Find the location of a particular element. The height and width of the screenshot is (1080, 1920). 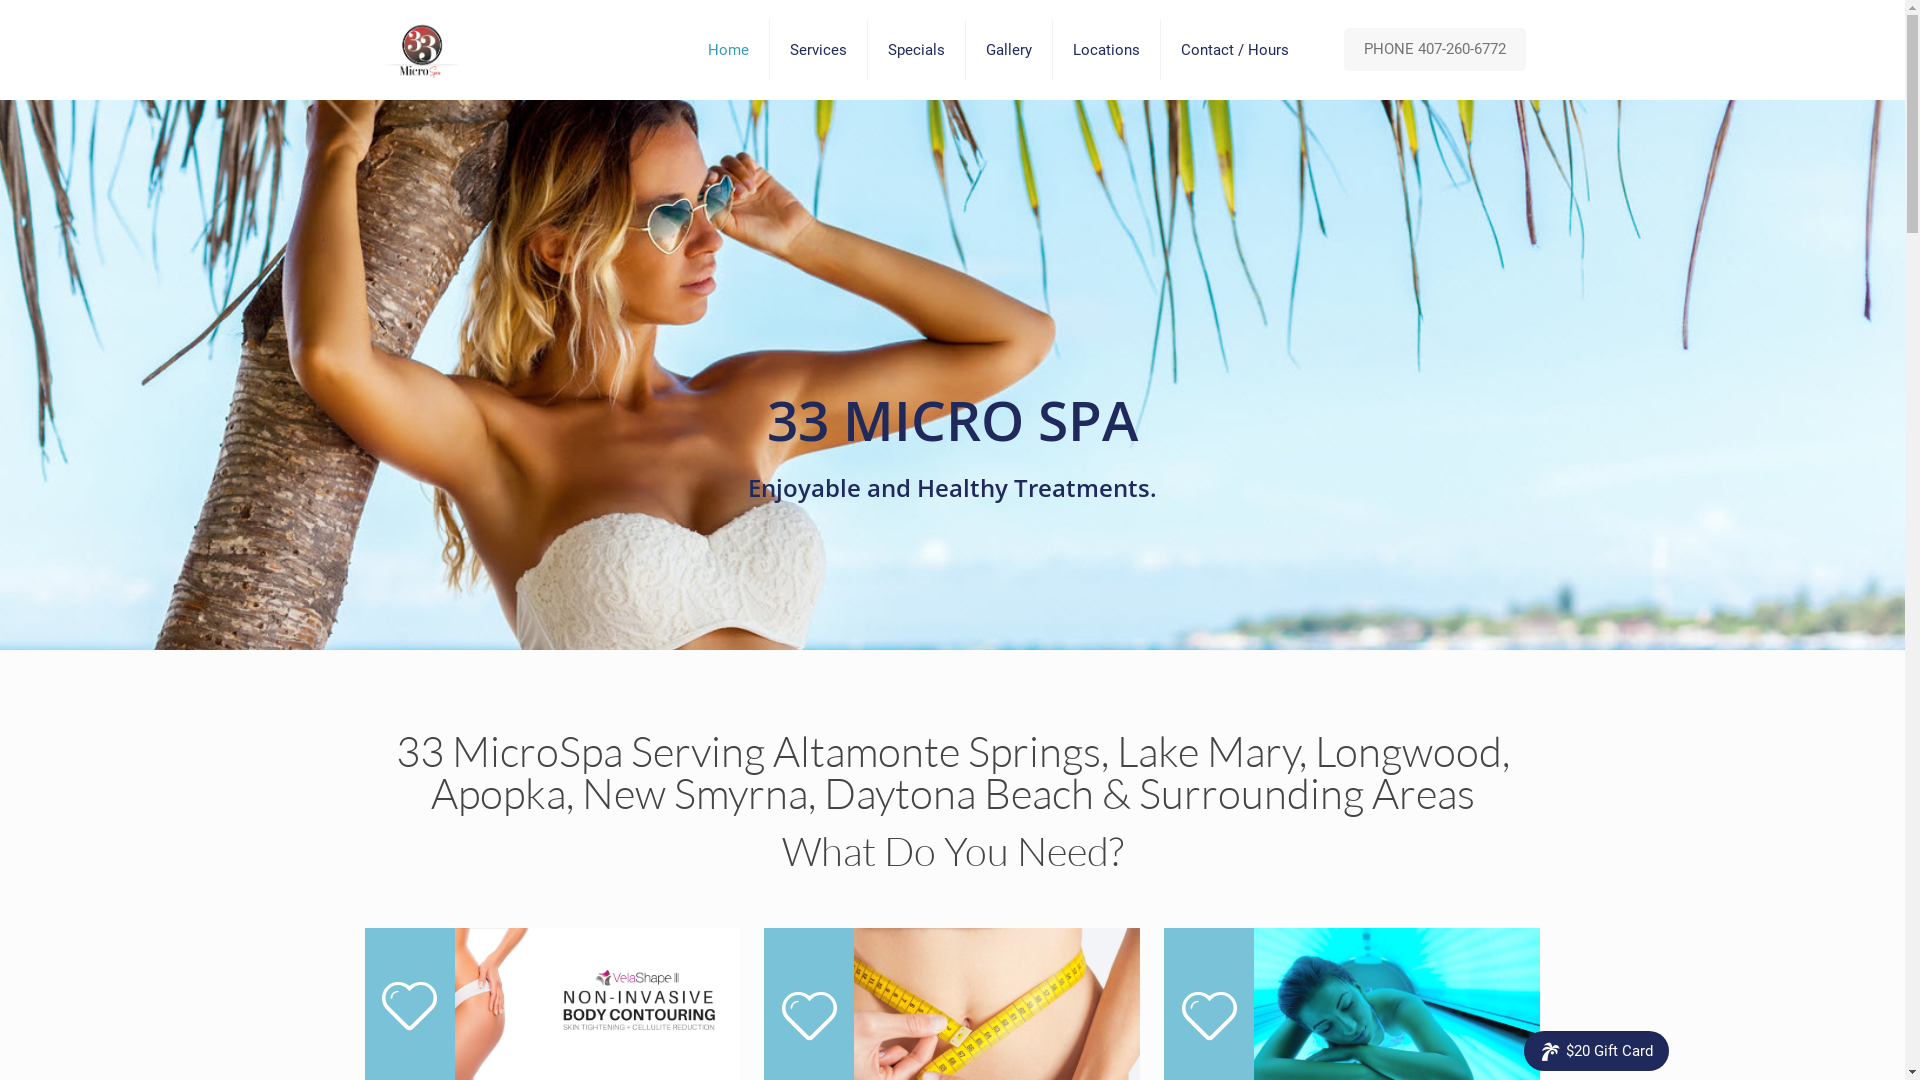

'PHONE 407-260-6772' is located at coordinates (1434, 48).